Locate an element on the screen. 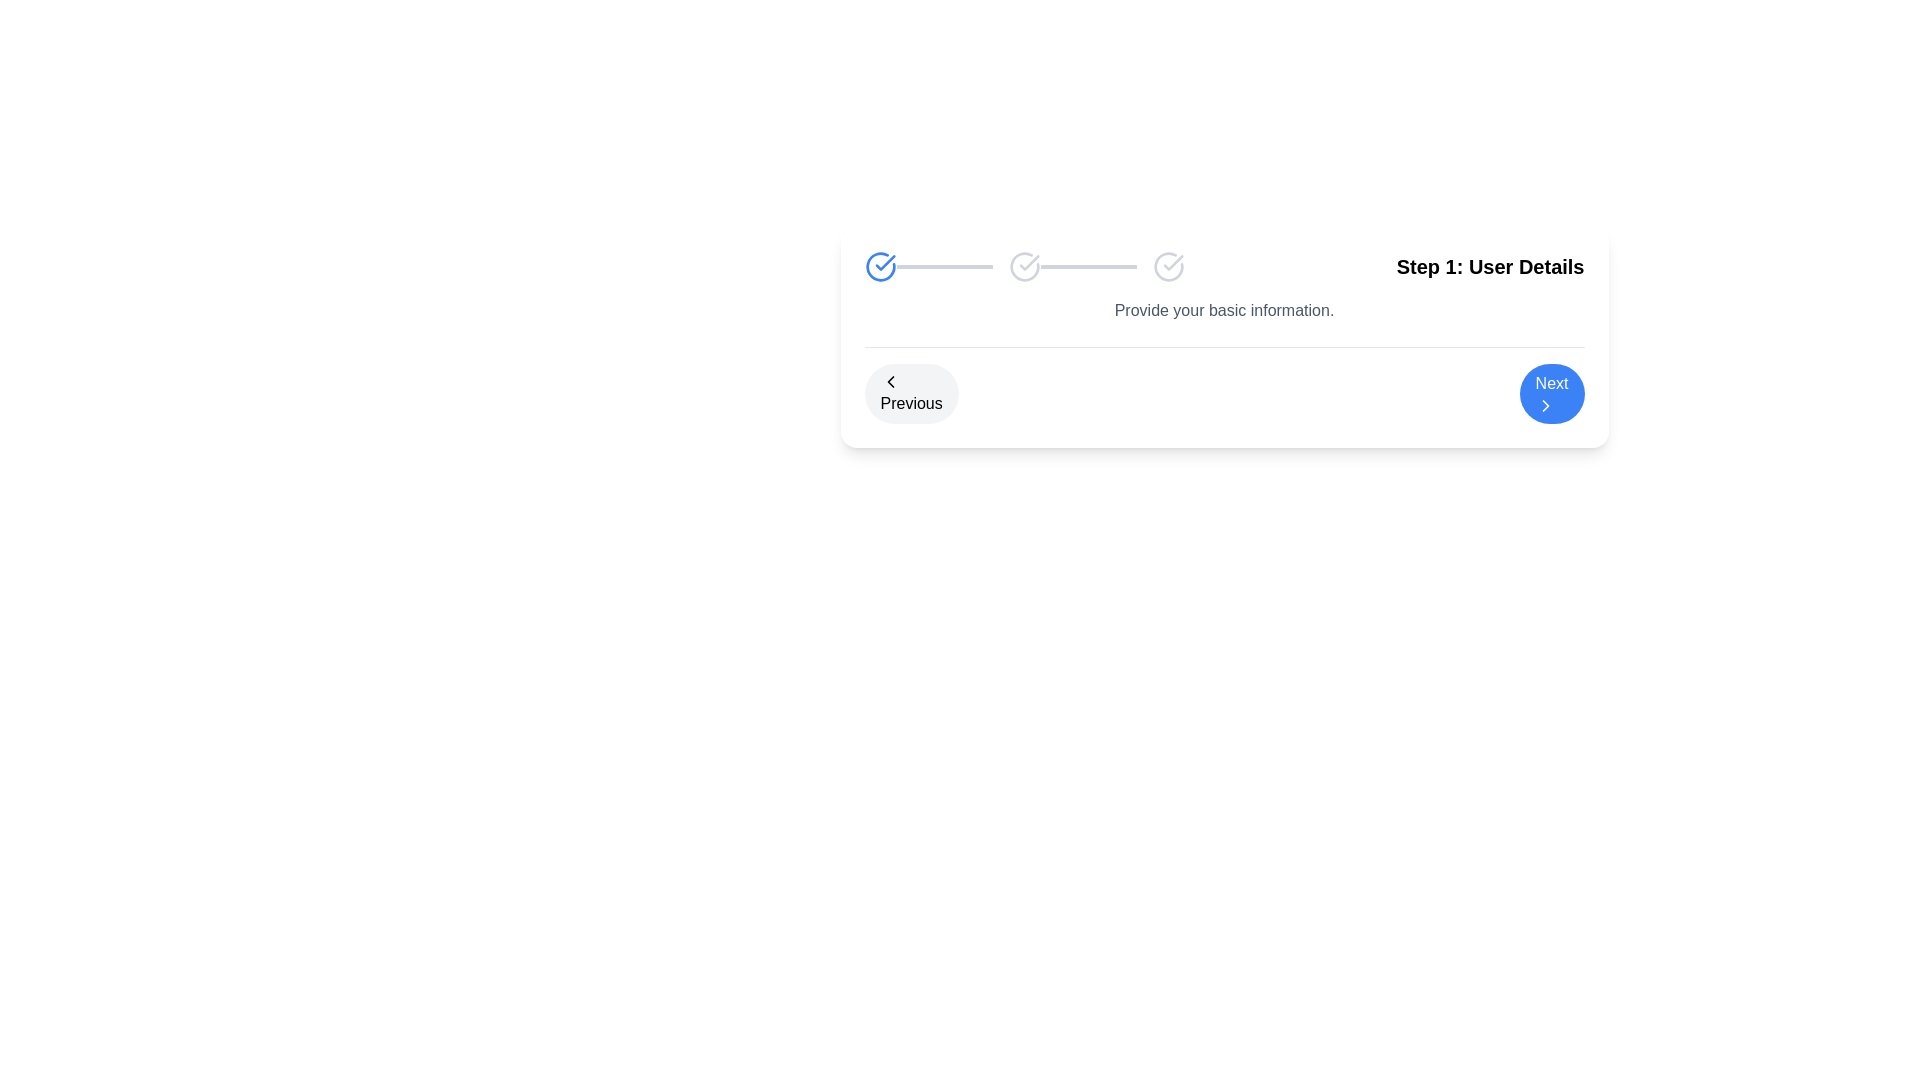 This screenshot has height=1080, width=1920. the status of the checkmark icon embedded within a circular outline, which indicates the completion of the first step in the multi-step process is located at coordinates (1173, 261).